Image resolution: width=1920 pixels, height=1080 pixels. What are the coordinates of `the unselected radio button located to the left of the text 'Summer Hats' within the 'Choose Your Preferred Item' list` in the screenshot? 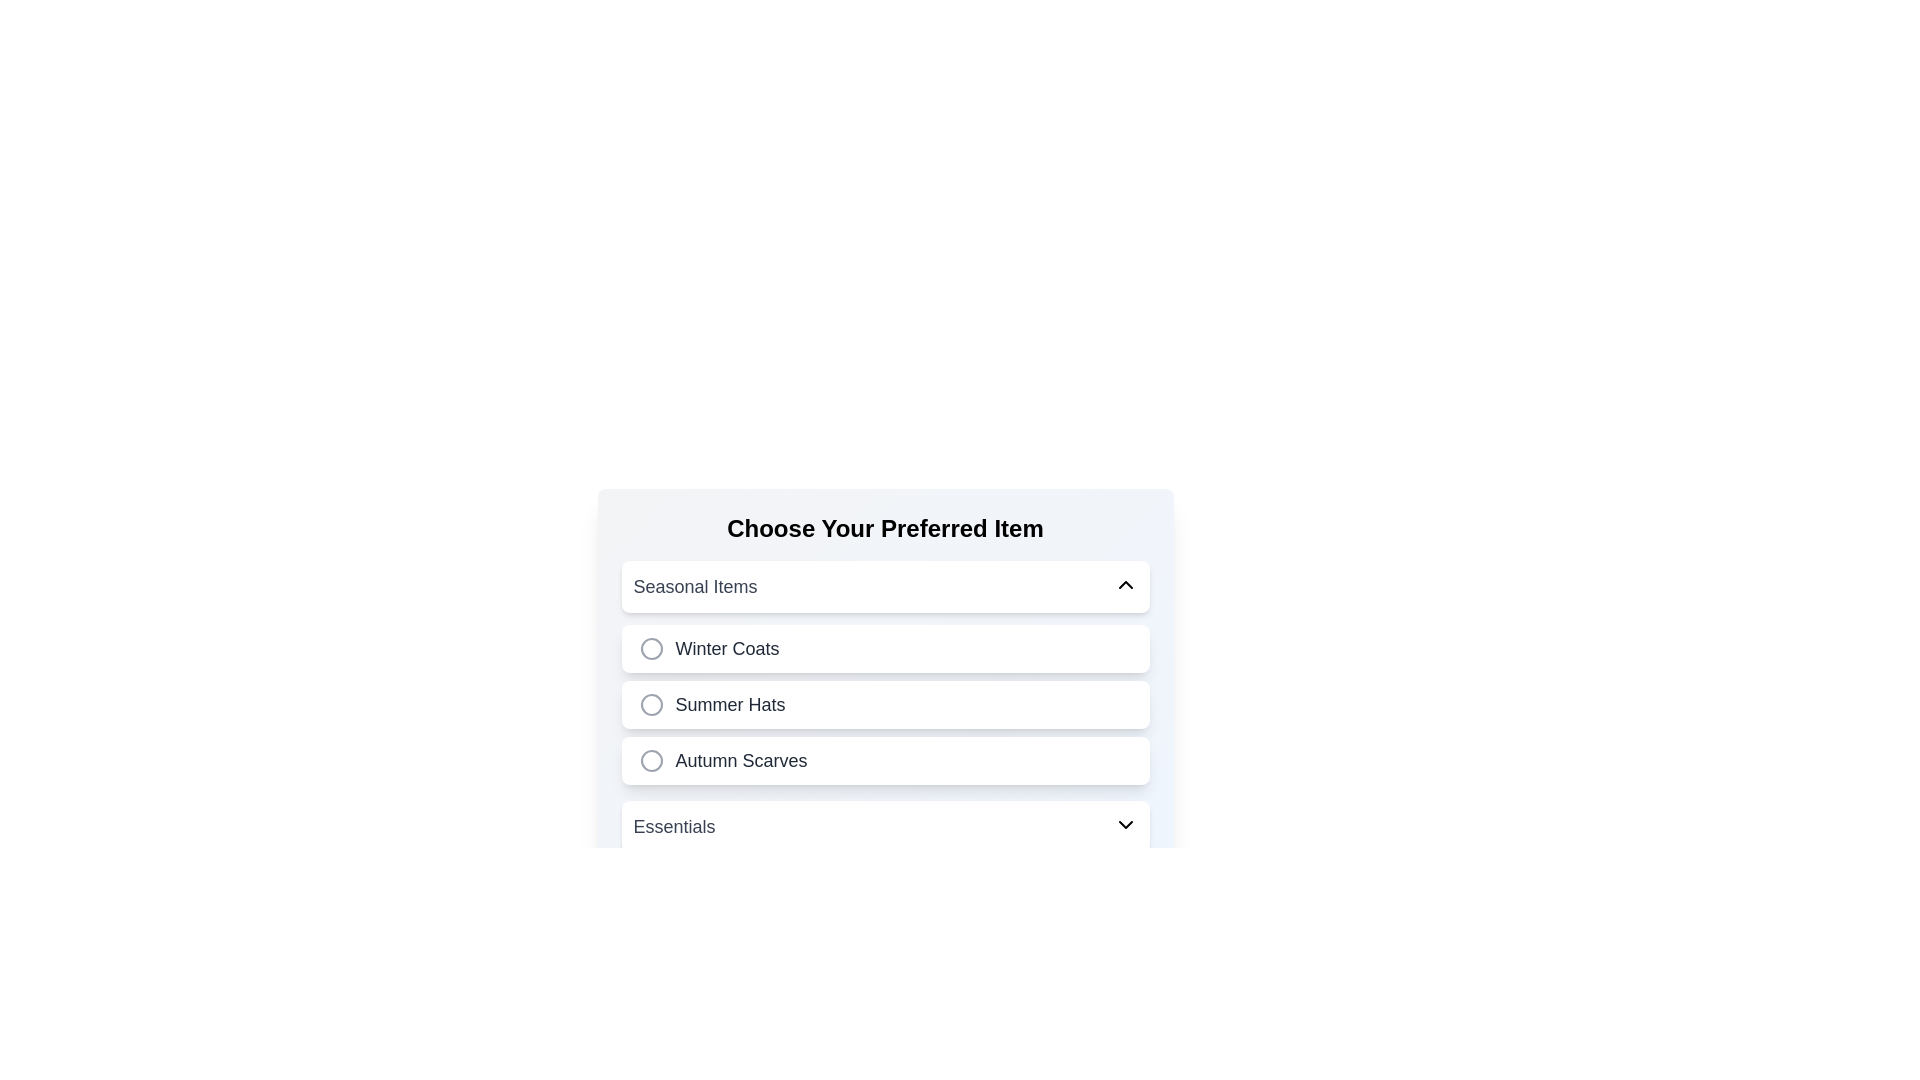 It's located at (651, 704).